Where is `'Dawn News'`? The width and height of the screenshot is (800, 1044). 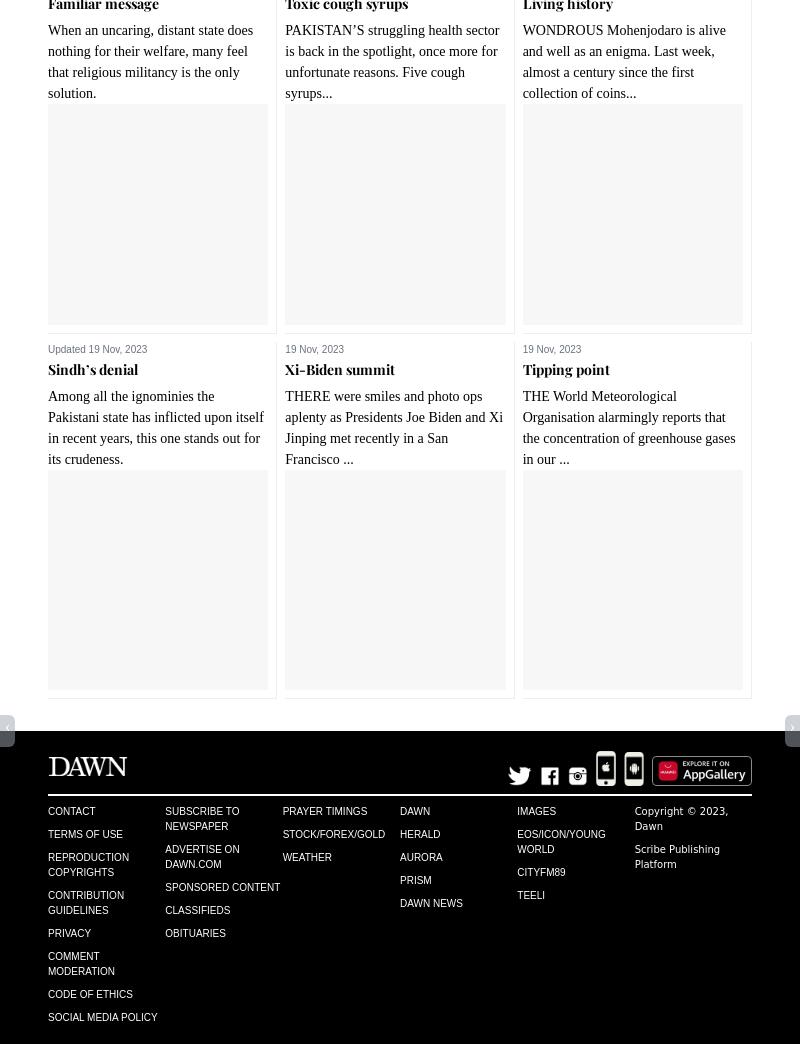 'Dawn News' is located at coordinates (430, 902).